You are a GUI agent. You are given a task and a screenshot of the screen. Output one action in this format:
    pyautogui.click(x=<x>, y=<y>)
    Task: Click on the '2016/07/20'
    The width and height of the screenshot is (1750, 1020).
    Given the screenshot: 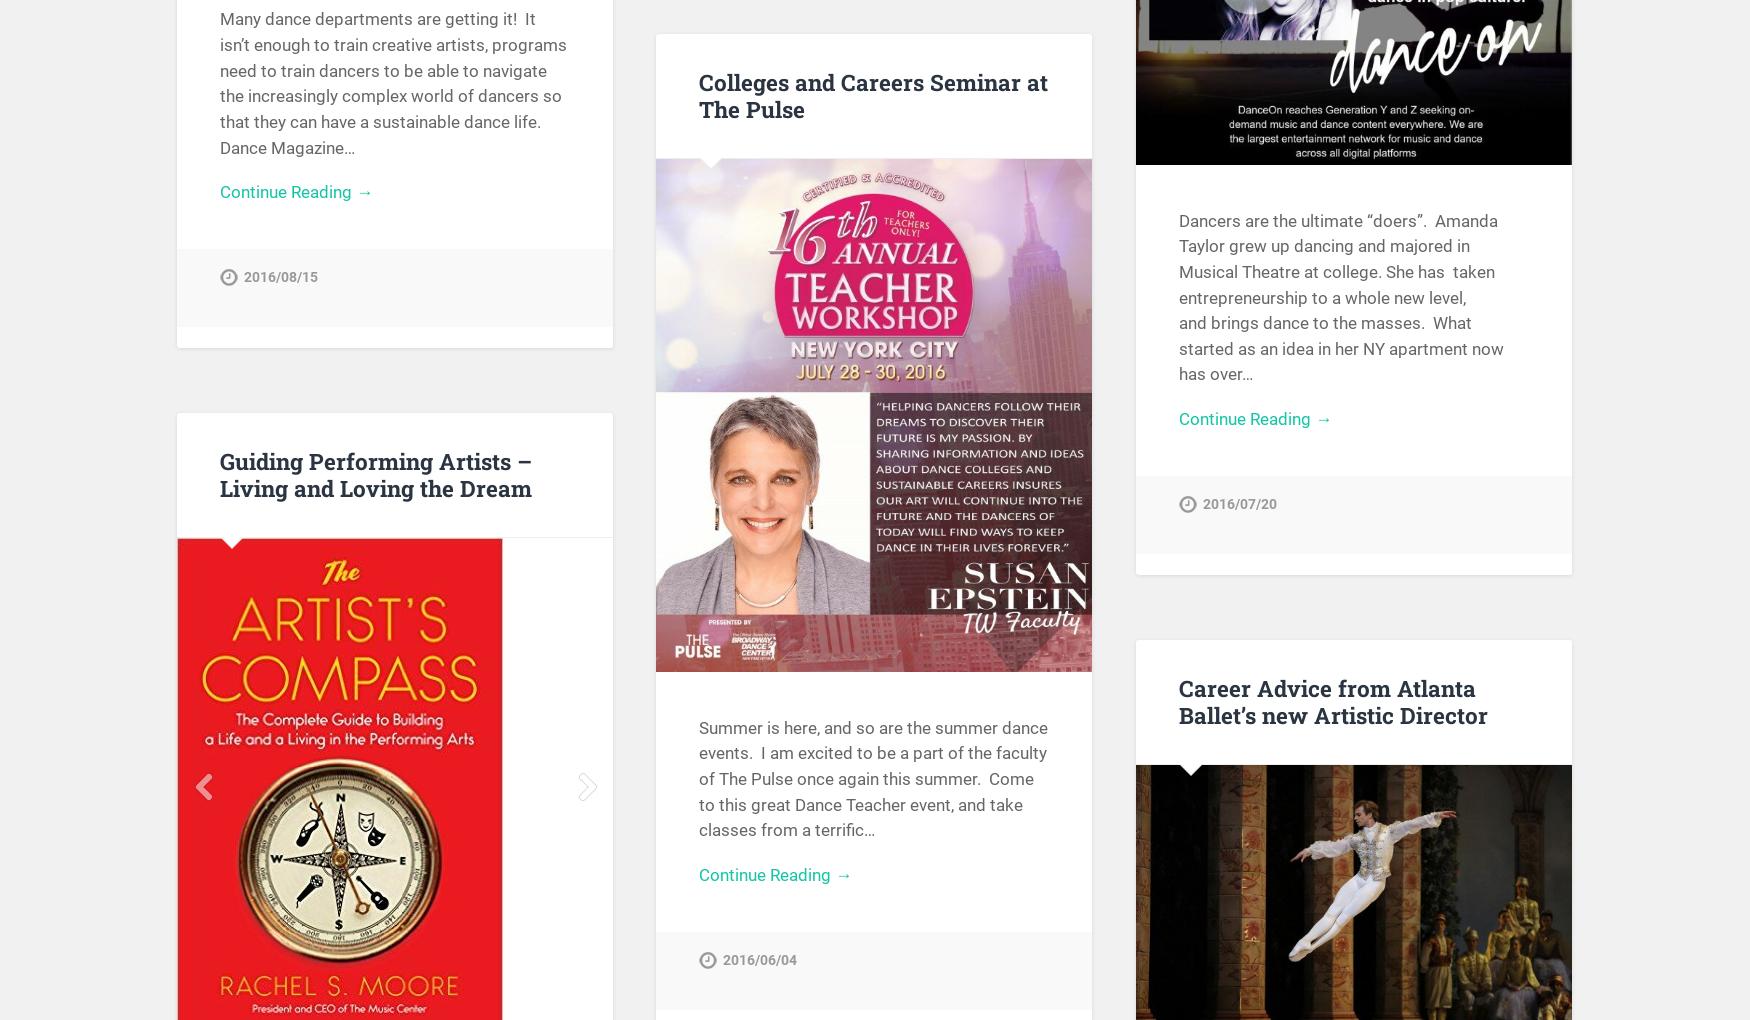 What is the action you would take?
    pyautogui.click(x=1240, y=504)
    